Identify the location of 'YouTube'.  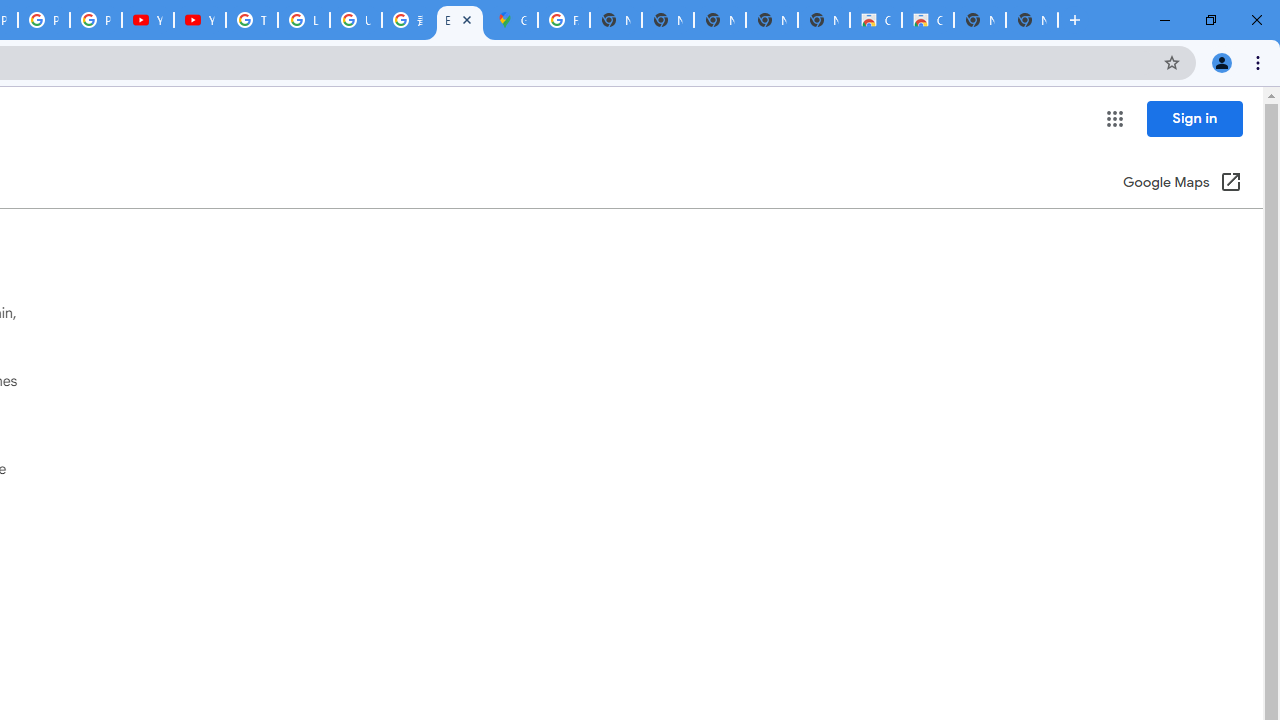
(200, 20).